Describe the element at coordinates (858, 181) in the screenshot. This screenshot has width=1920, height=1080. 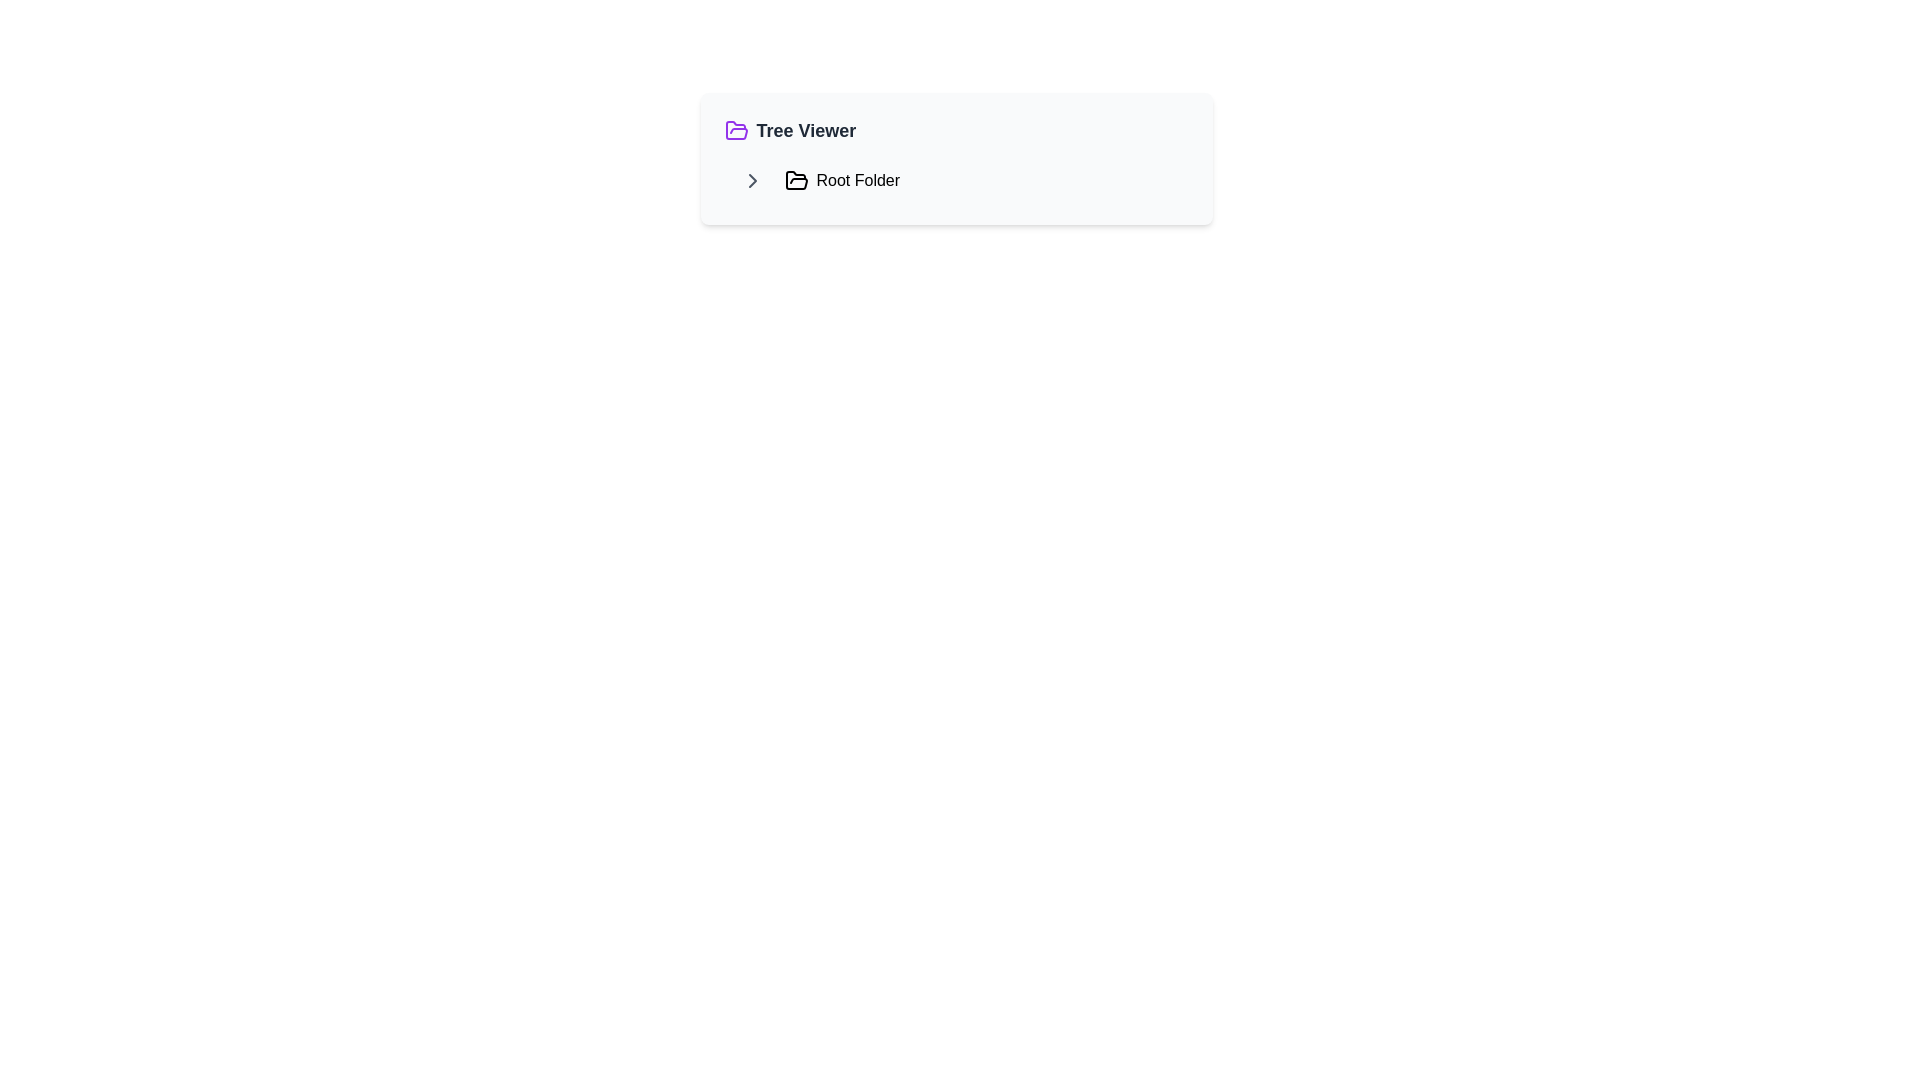
I see `text of the label displaying 'Root Folder', which is aligned to the right of a folder icon and located under the 'Tree Viewer' header` at that location.